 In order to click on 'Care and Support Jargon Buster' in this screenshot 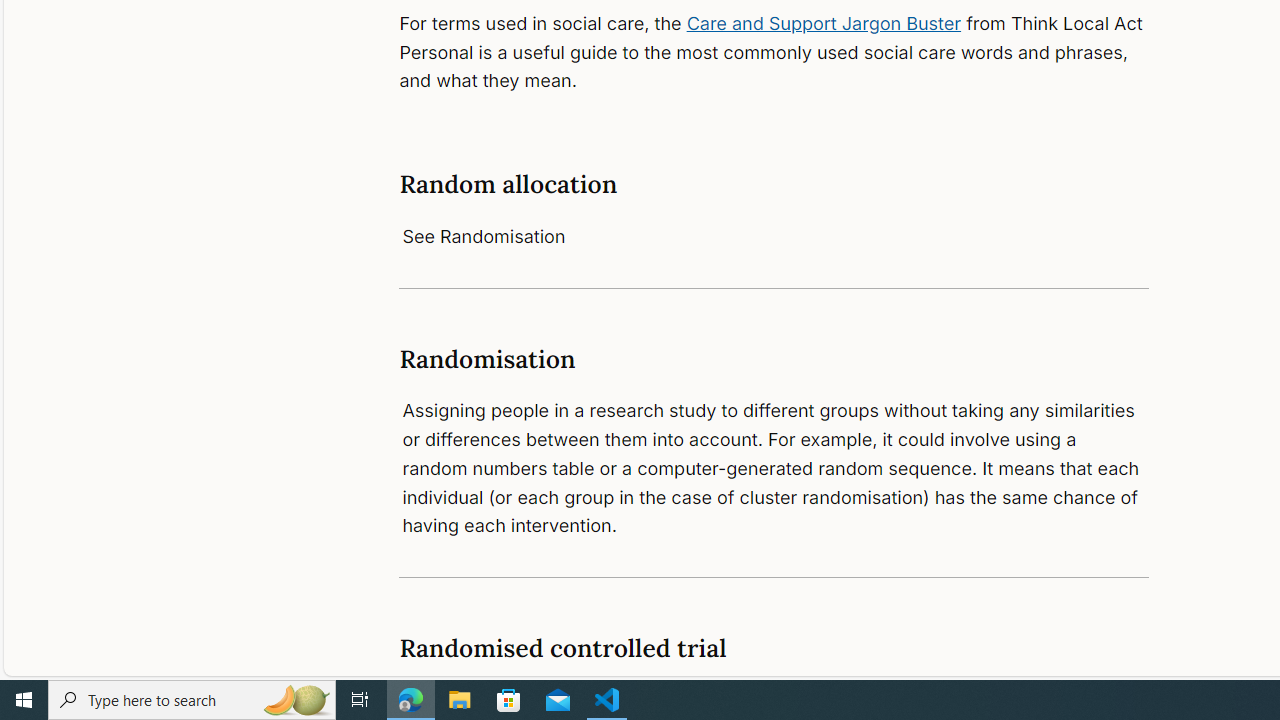, I will do `click(824, 23)`.